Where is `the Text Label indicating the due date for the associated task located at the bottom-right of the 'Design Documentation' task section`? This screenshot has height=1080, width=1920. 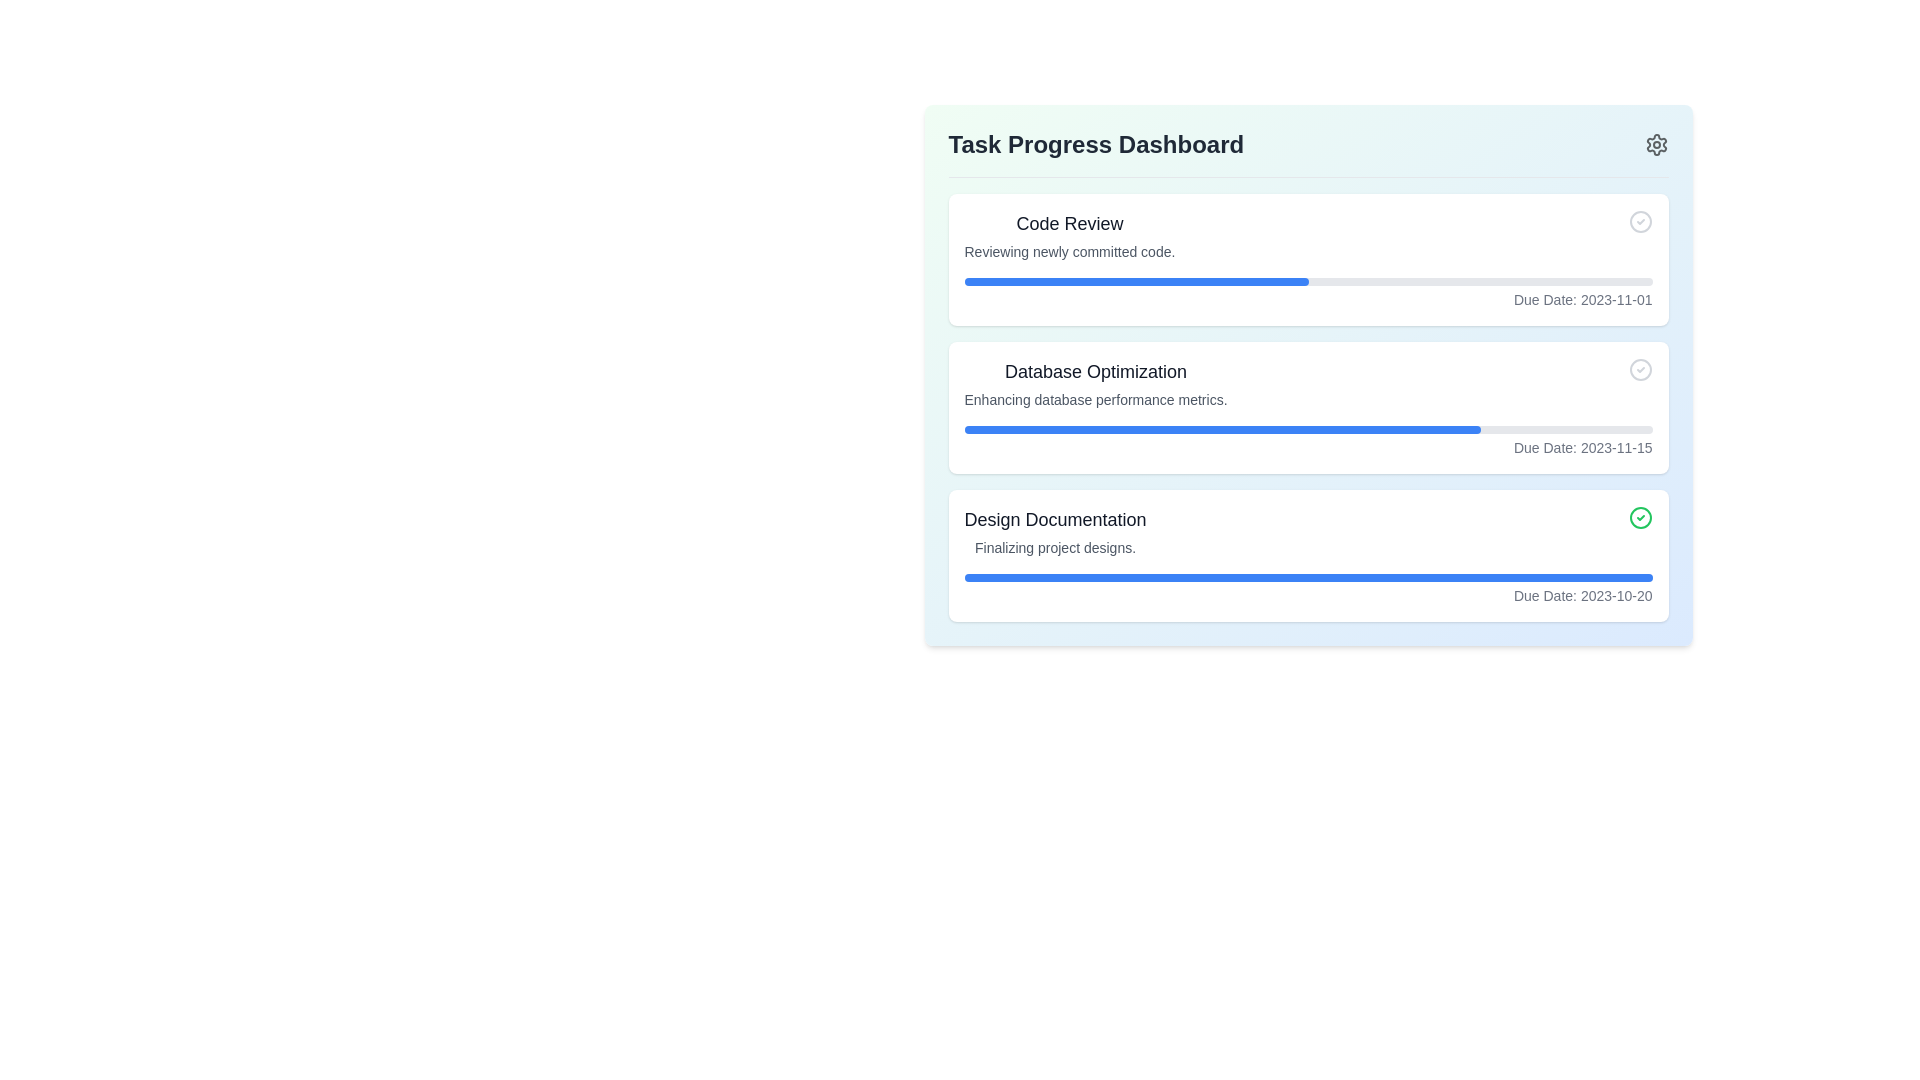 the Text Label indicating the due date for the associated task located at the bottom-right of the 'Design Documentation' task section is located at coordinates (1308, 595).